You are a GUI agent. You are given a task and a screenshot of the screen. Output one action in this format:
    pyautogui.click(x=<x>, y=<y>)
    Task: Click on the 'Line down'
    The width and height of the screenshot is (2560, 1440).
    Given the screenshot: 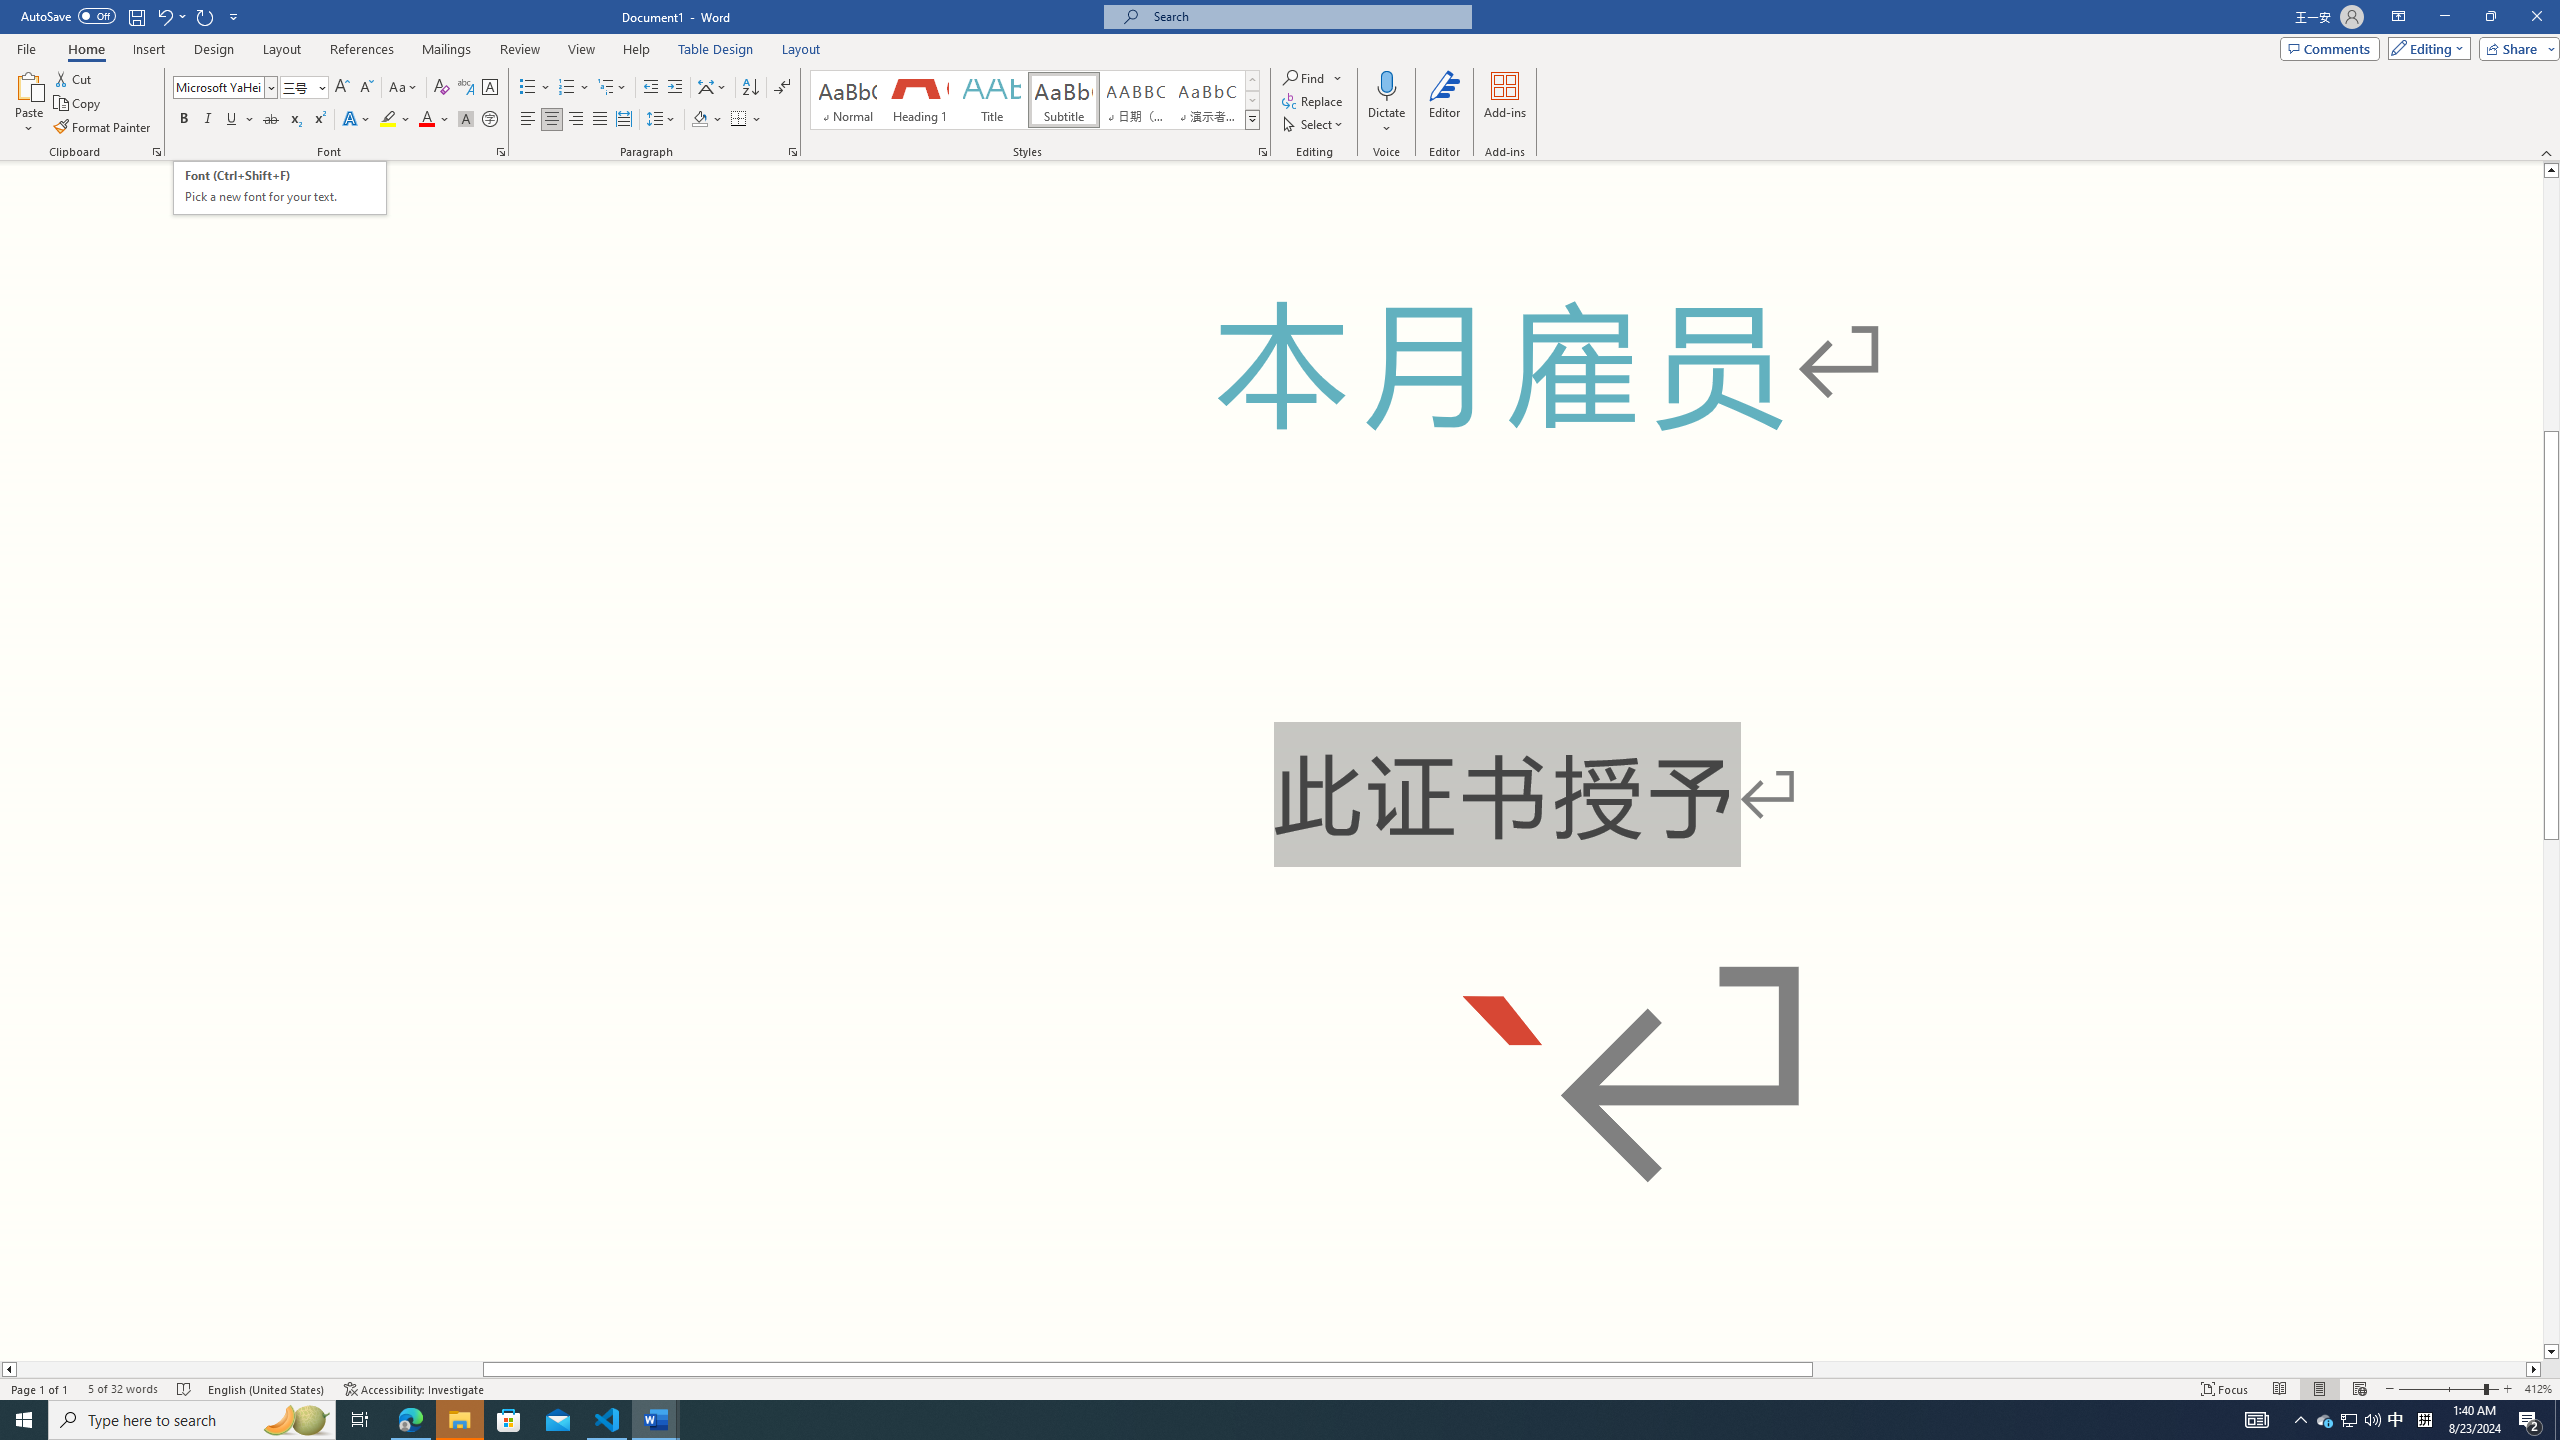 What is the action you would take?
    pyautogui.click(x=2551, y=1351)
    